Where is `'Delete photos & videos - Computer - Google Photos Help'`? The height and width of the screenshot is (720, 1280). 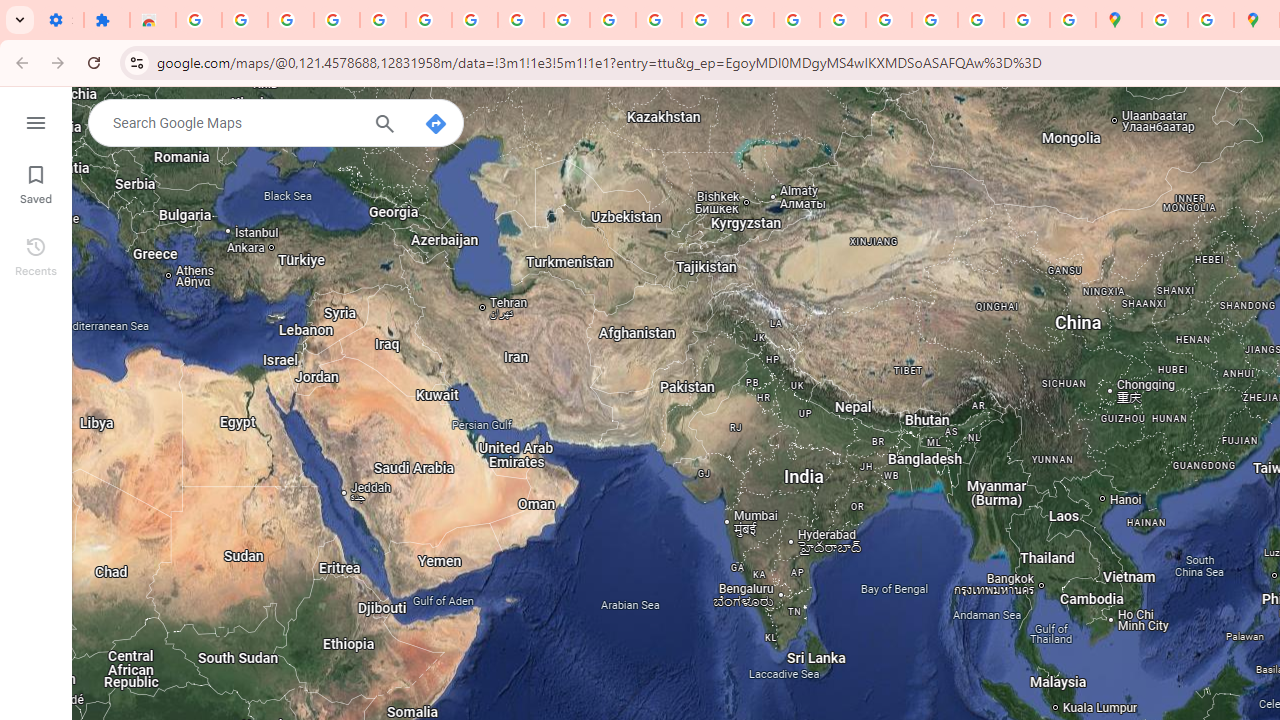 'Delete photos & videos - Computer - Google Photos Help' is located at coordinates (243, 20).